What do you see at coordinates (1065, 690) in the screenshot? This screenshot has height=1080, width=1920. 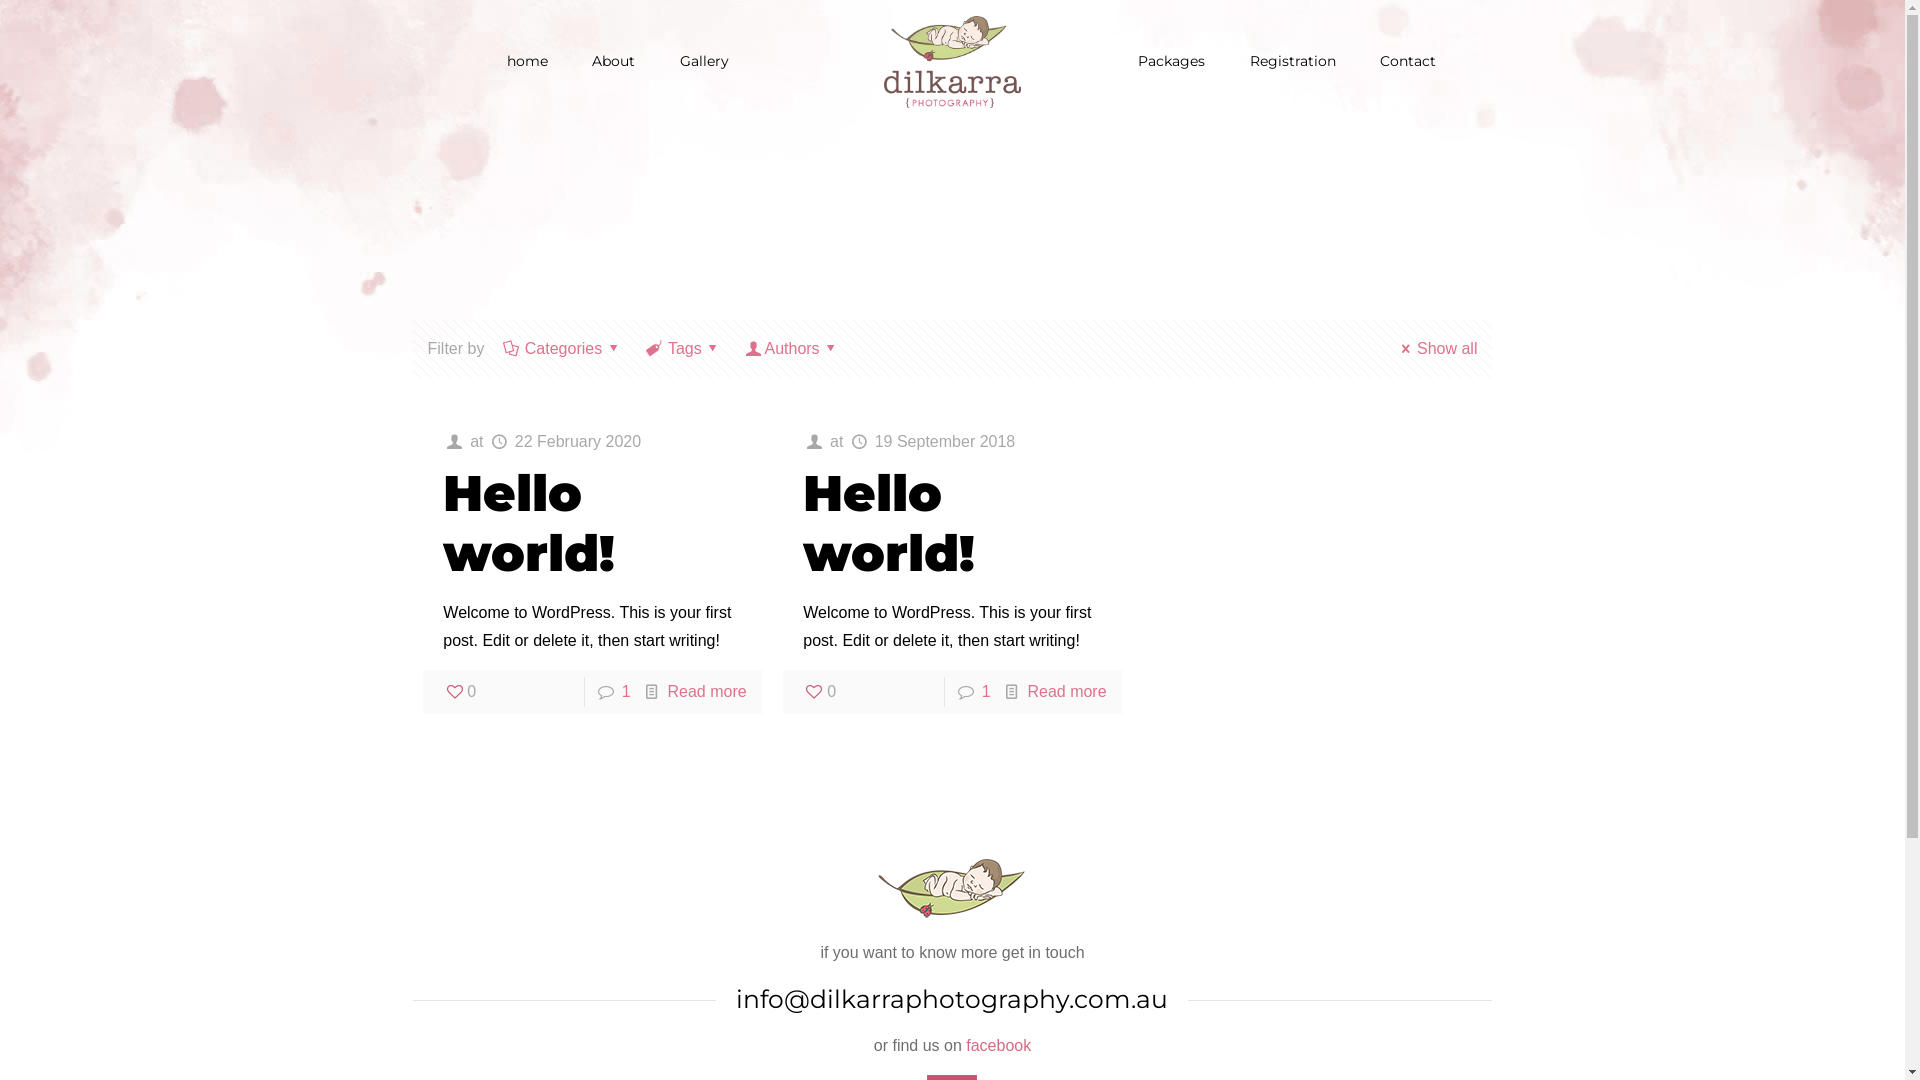 I see `'Read more'` at bounding box center [1065, 690].